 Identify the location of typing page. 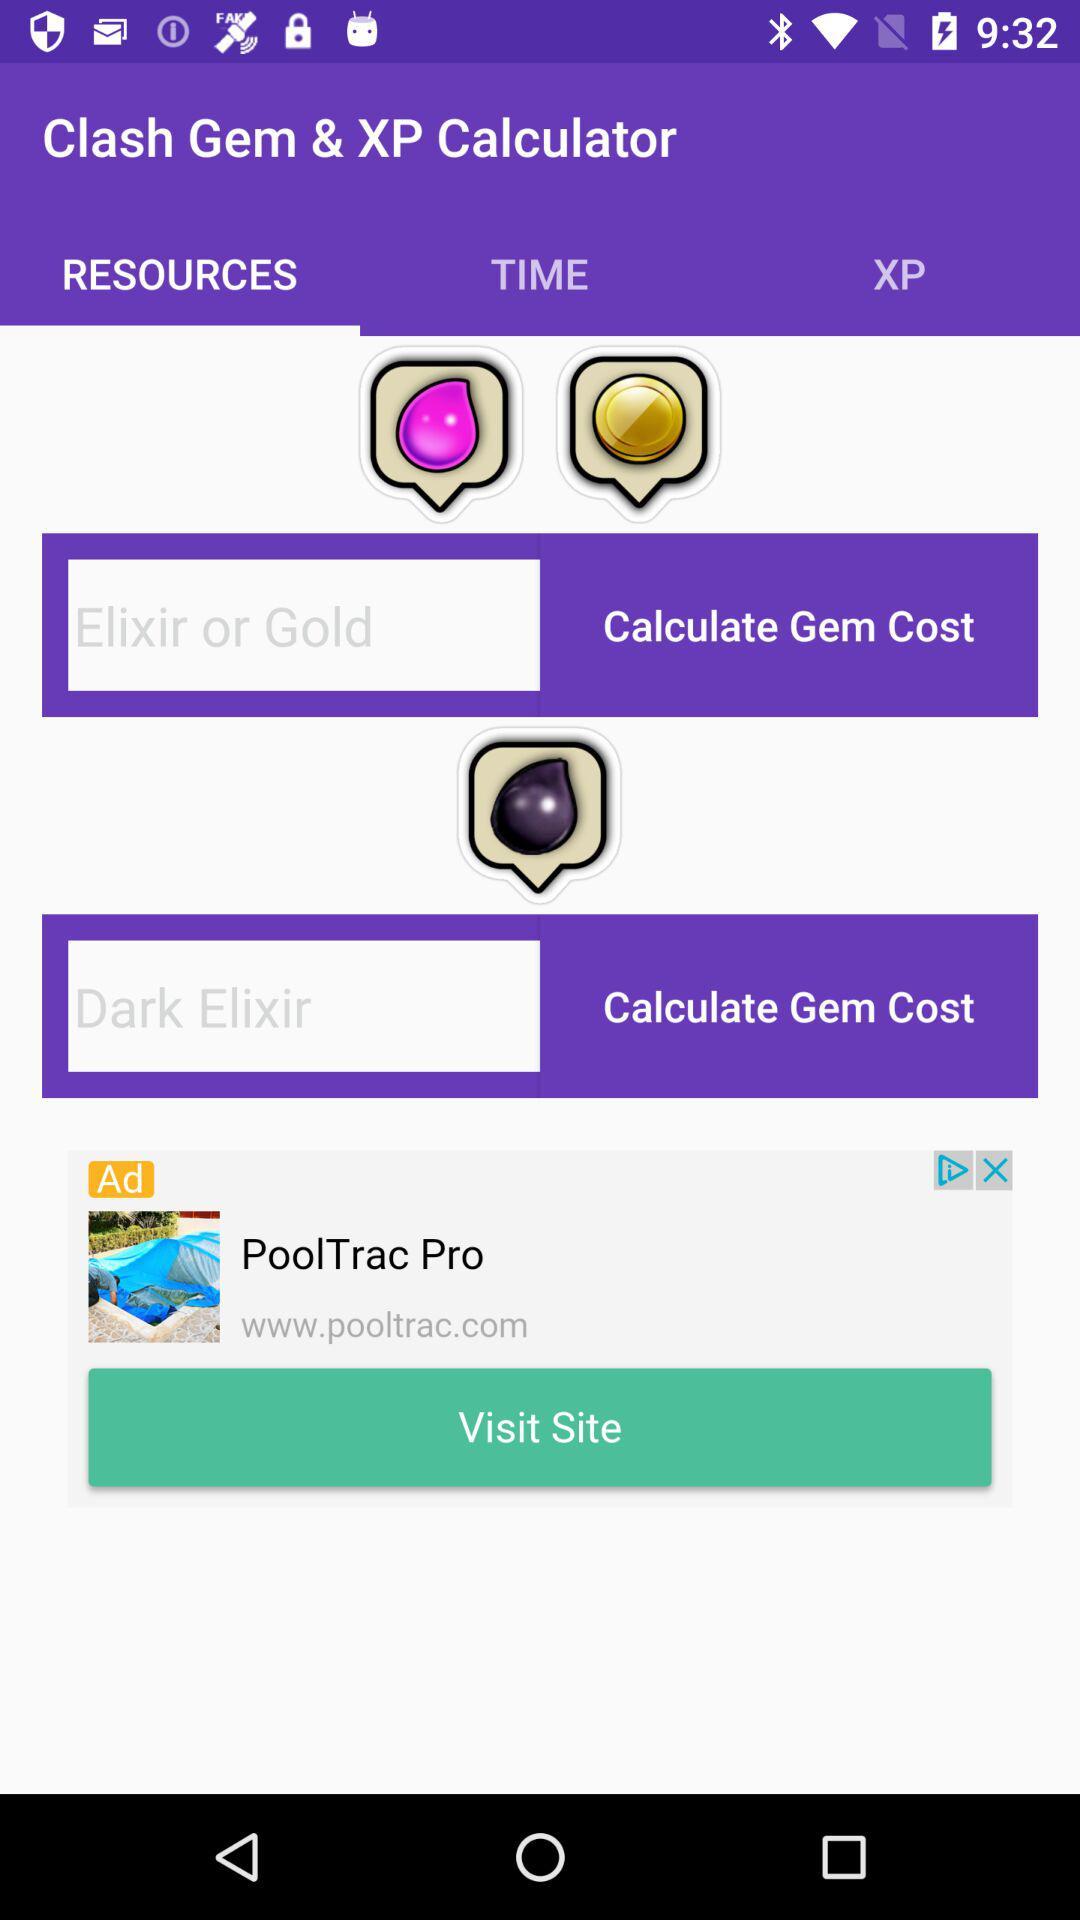
(304, 1006).